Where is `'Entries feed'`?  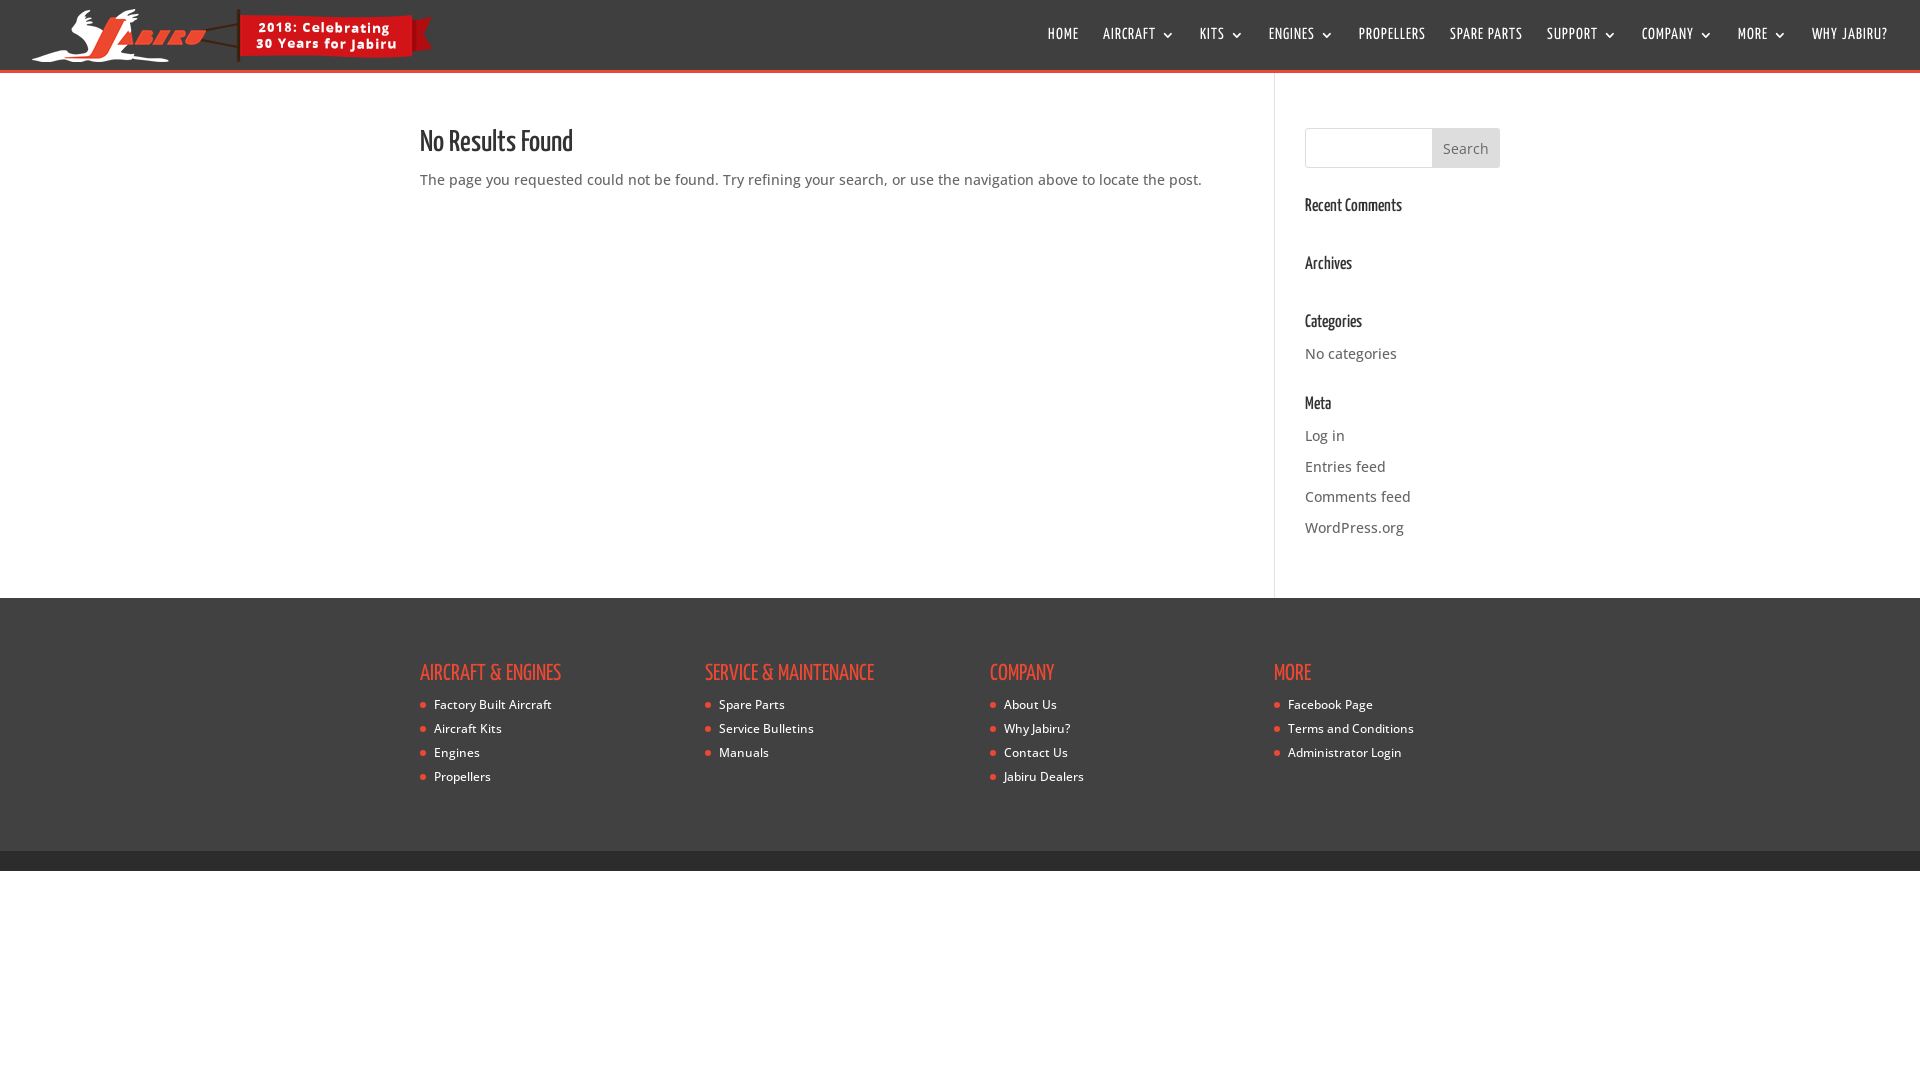
'Entries feed' is located at coordinates (1345, 466).